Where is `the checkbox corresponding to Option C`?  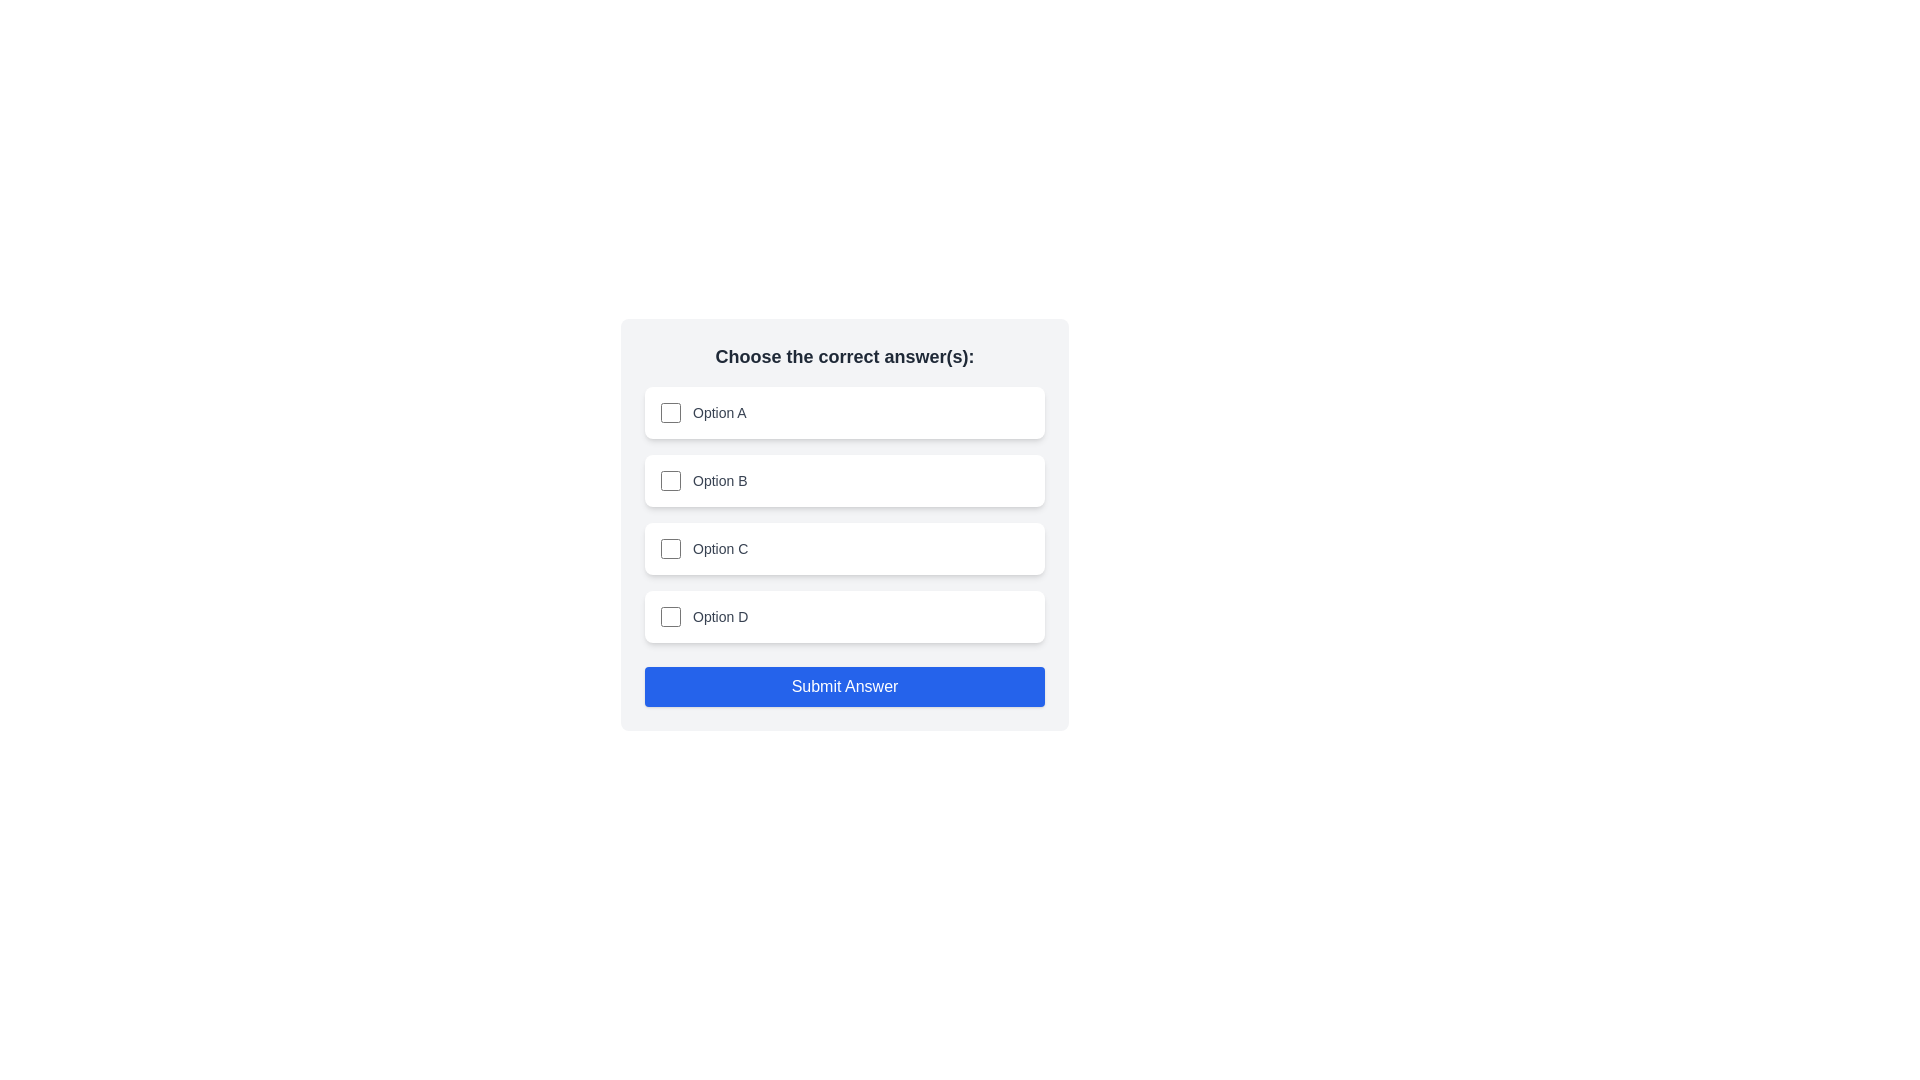 the checkbox corresponding to Option C is located at coordinates (671, 548).